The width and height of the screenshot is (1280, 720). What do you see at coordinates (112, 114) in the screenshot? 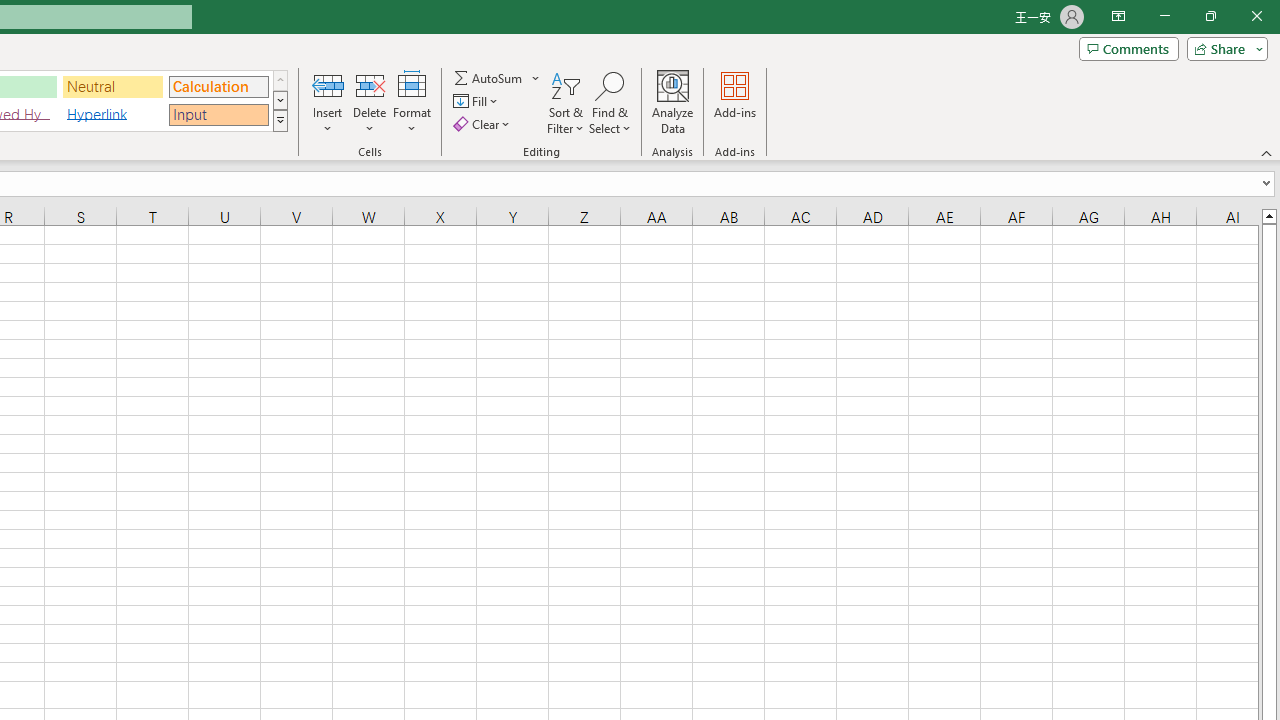
I see `'Hyperlink'` at bounding box center [112, 114].